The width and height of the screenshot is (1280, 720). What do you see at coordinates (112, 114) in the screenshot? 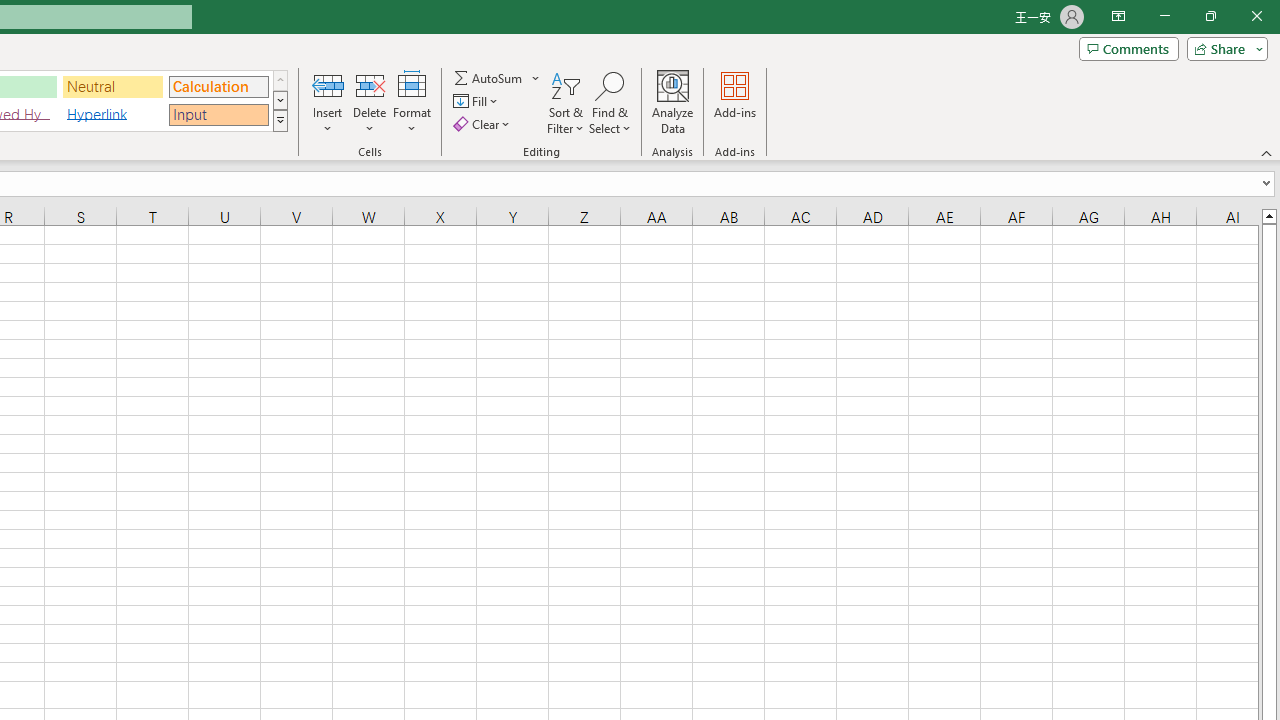
I see `'Hyperlink'` at bounding box center [112, 114].